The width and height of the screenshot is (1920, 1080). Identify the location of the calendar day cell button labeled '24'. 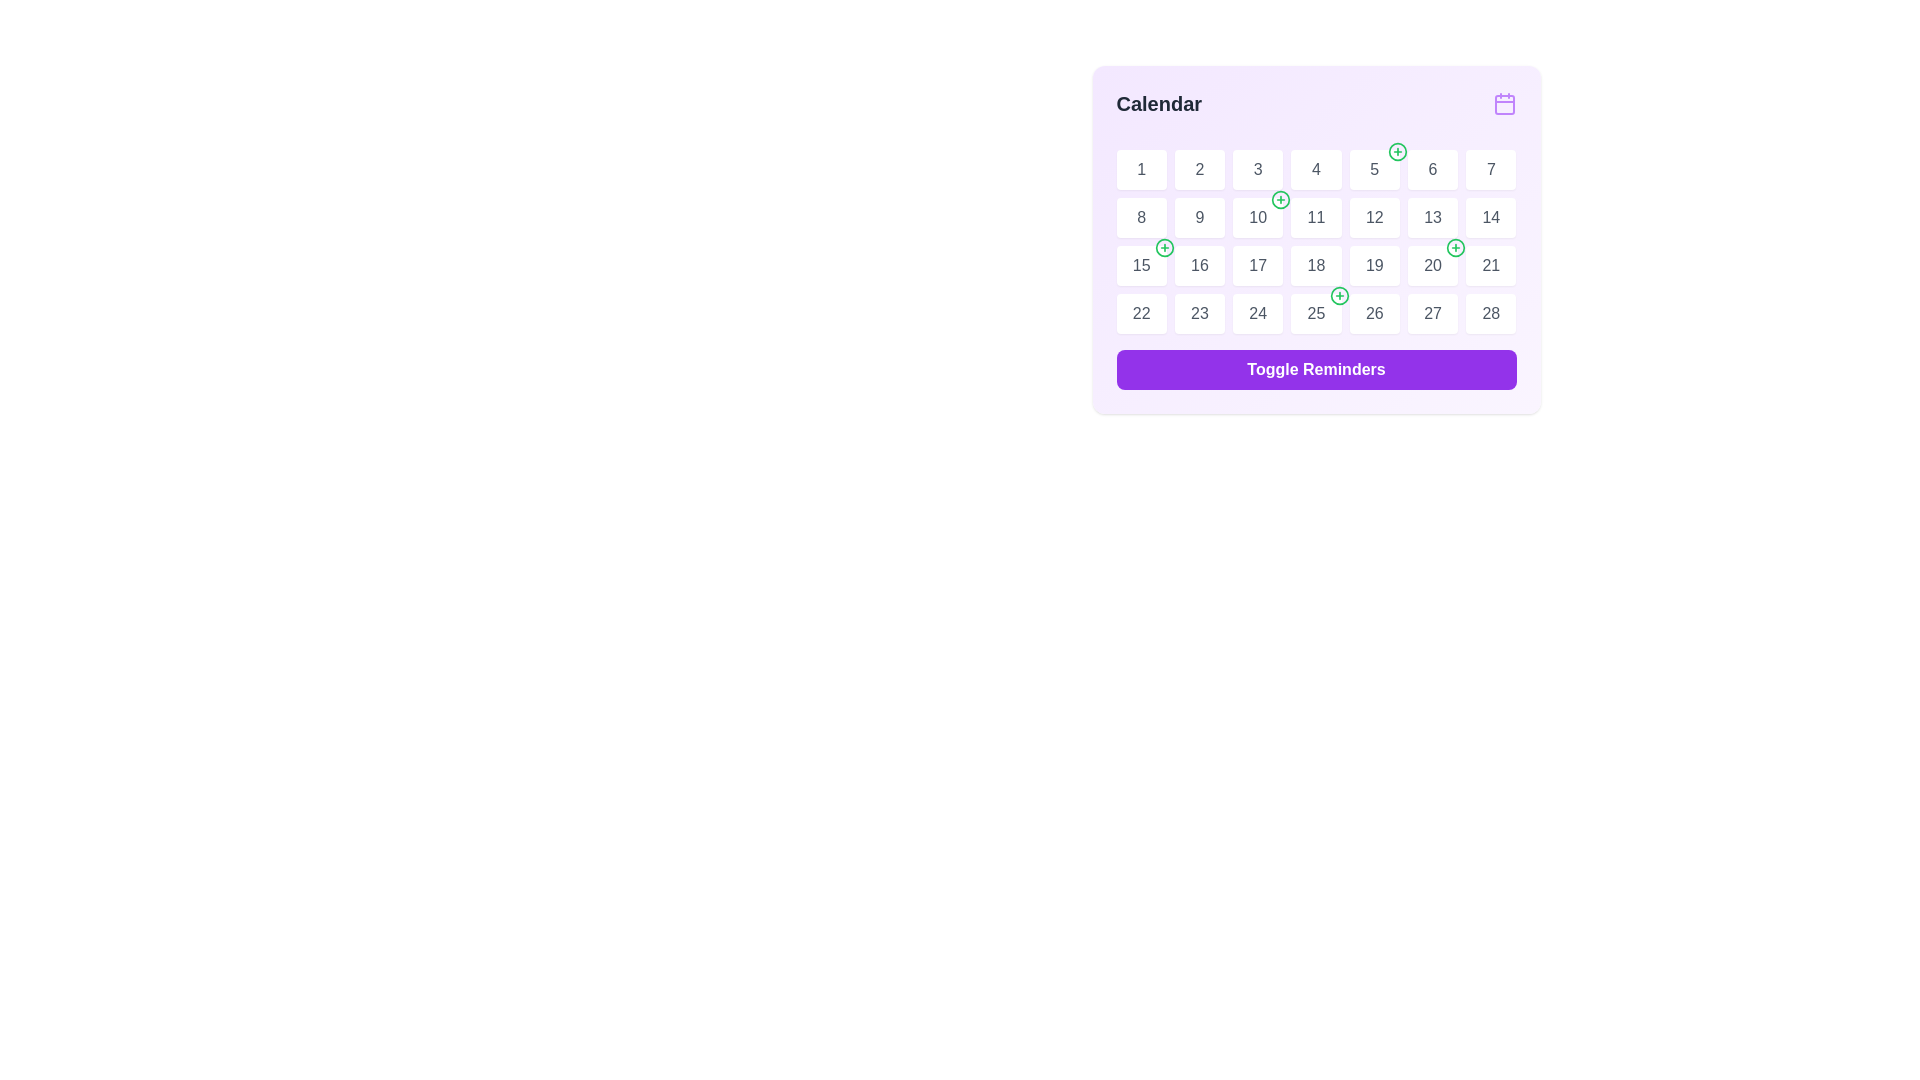
(1256, 313).